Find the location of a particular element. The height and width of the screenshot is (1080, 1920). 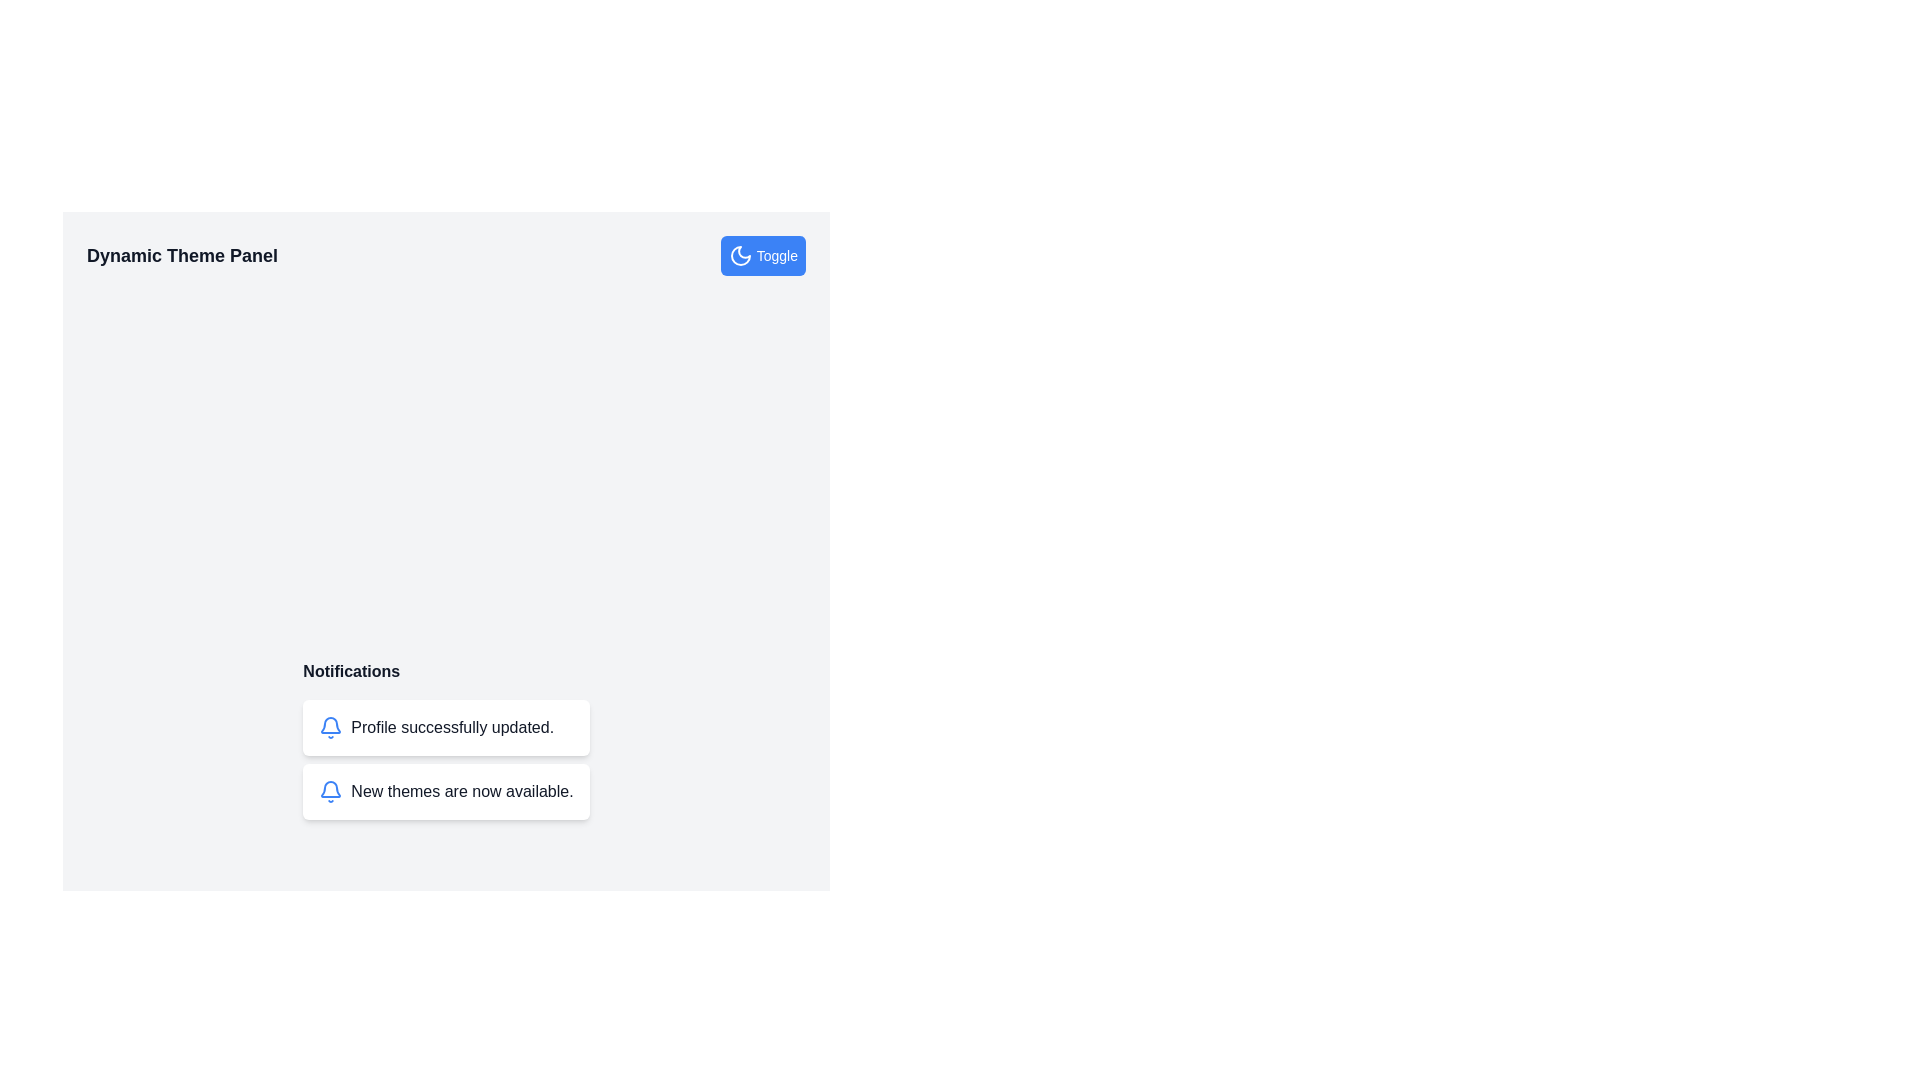

the moon-shaped icon in the Dynamic Theme Panel, which visually indicates toggling between light and dark themes is located at coordinates (739, 254).